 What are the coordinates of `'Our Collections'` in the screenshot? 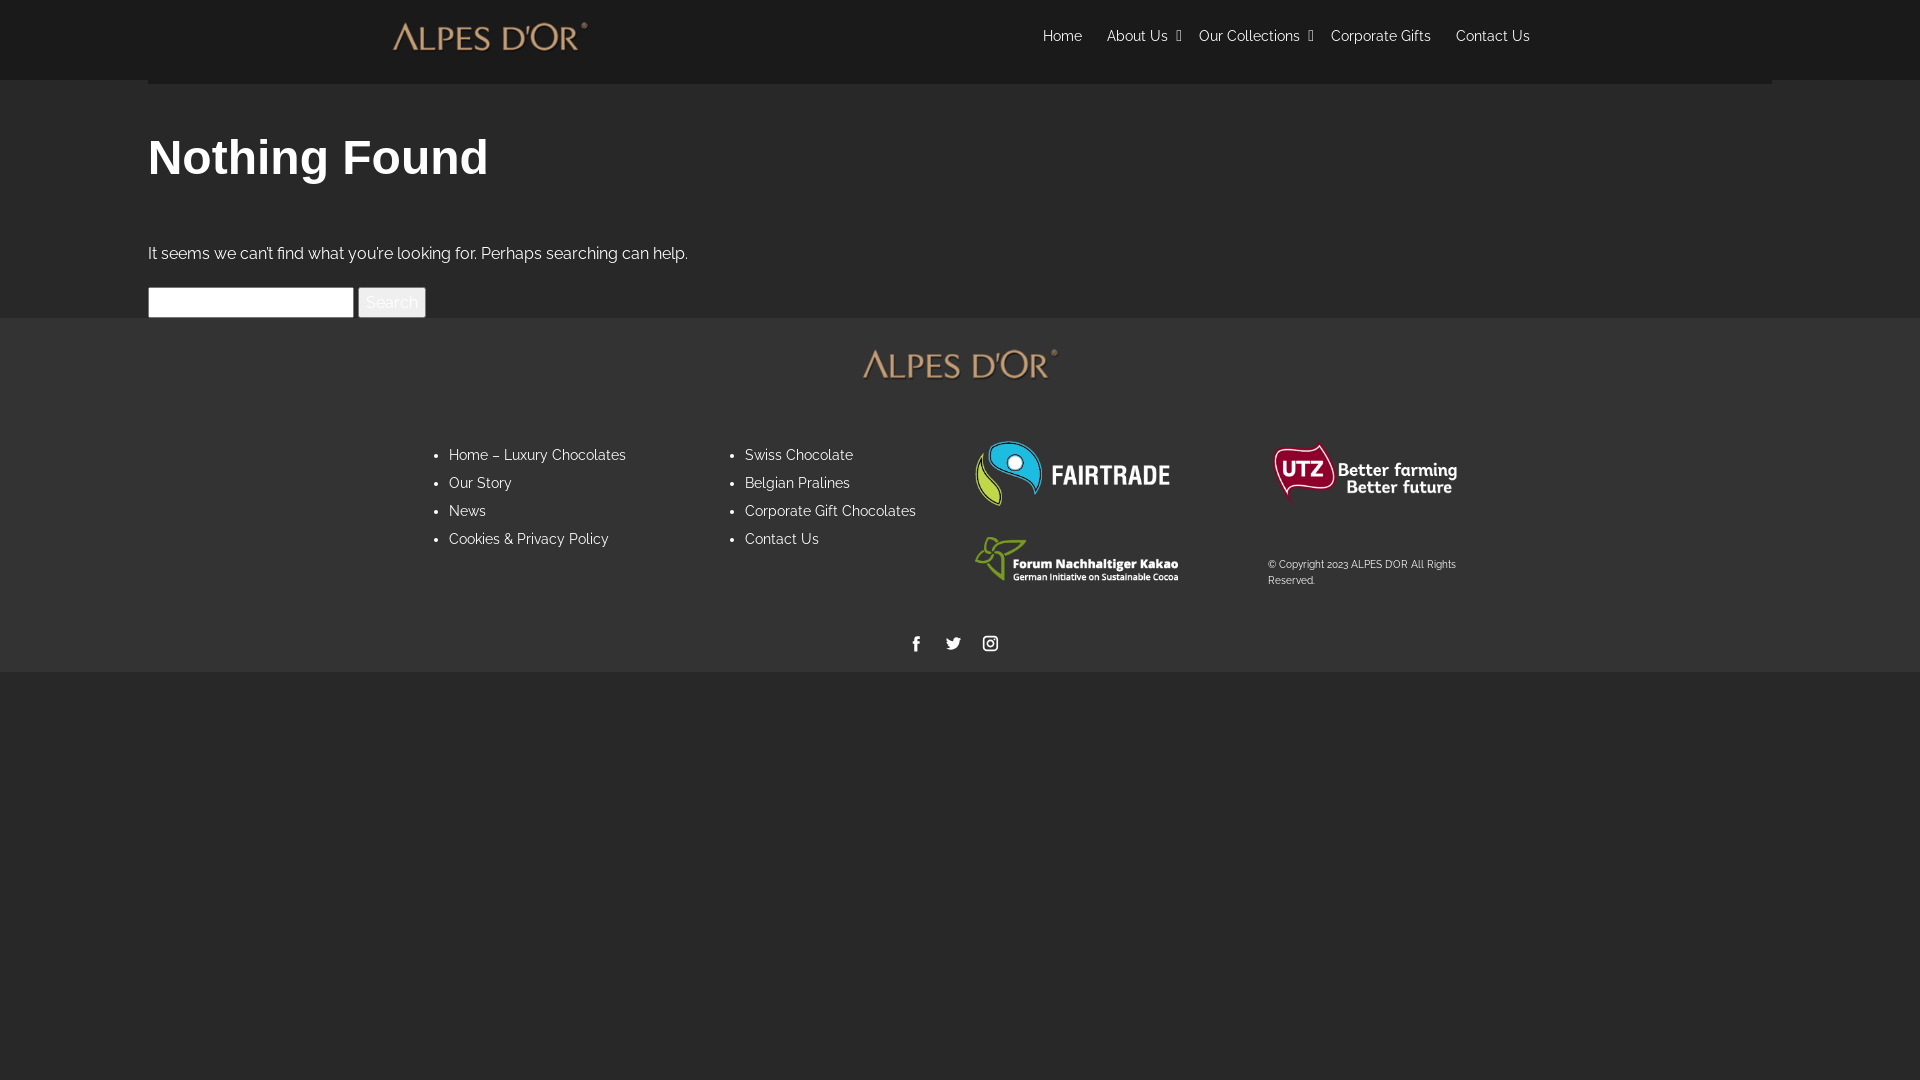 It's located at (1199, 36).